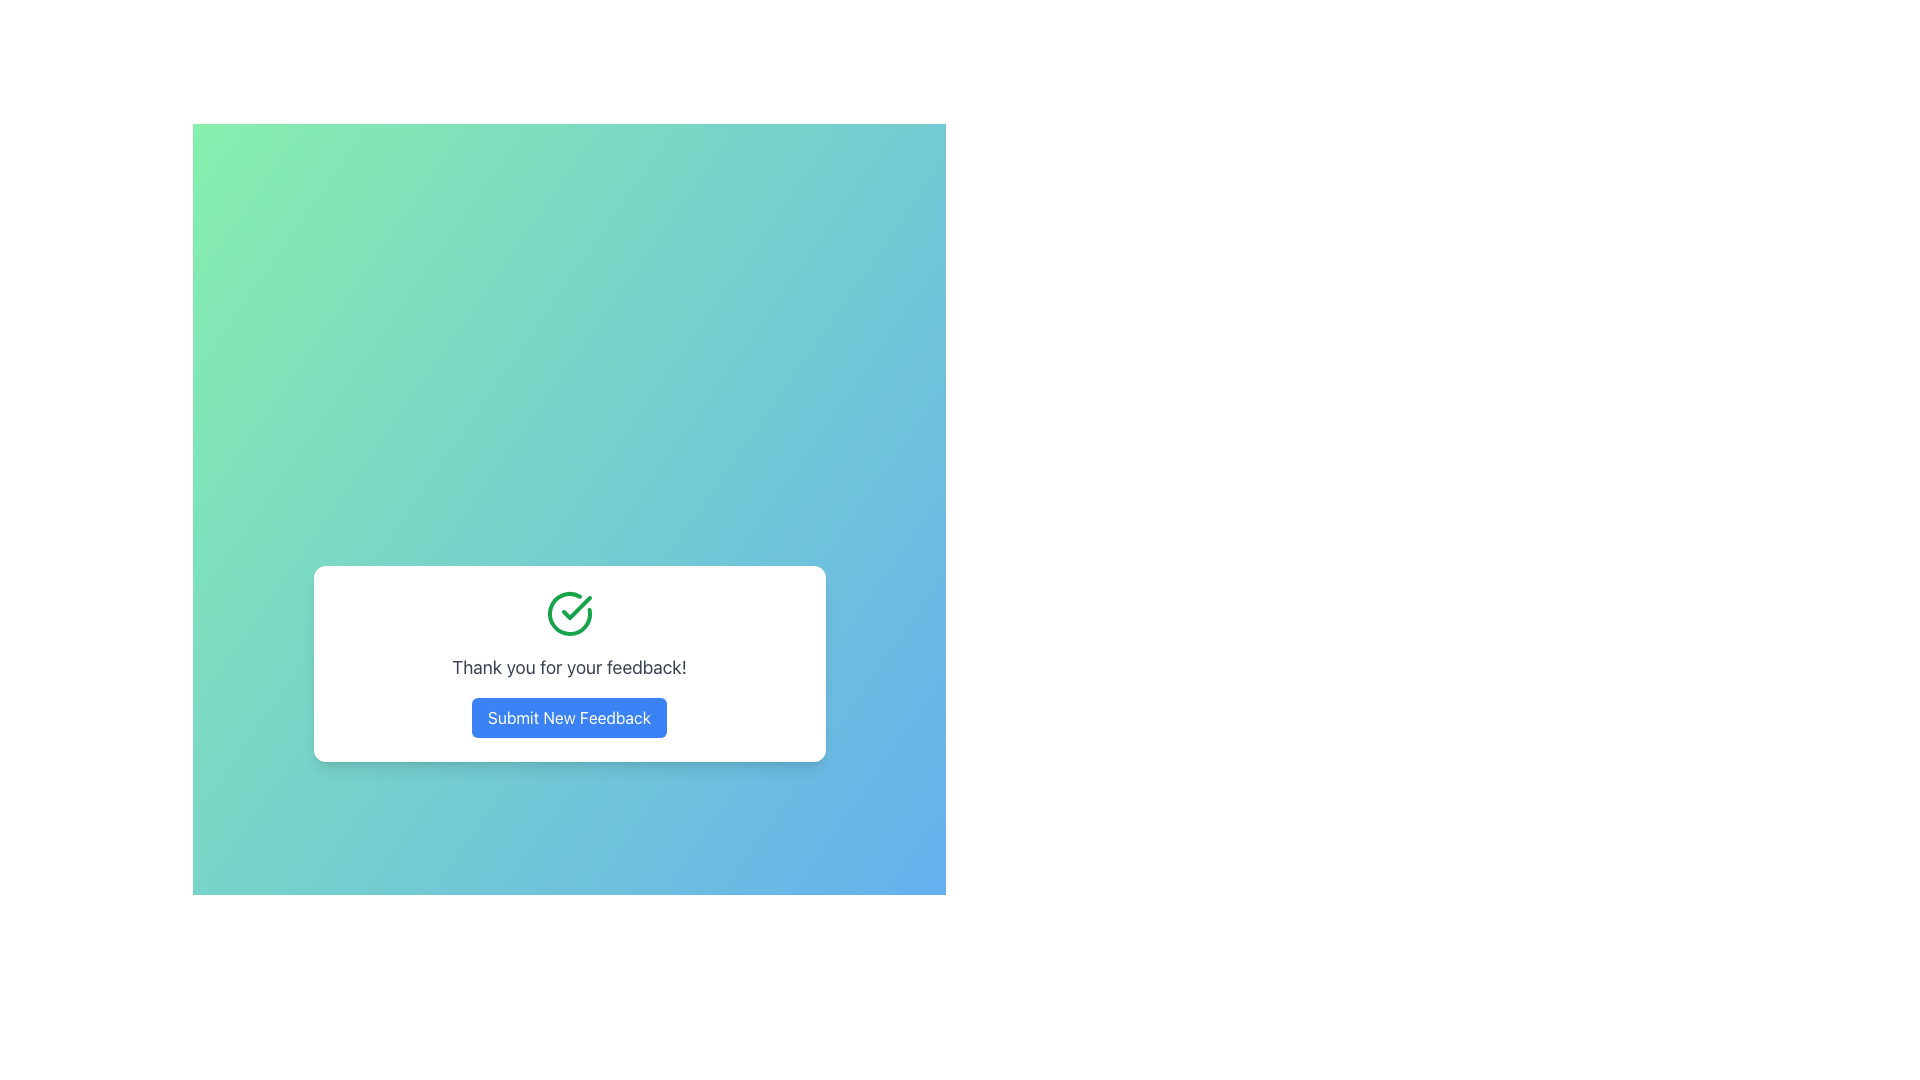 Image resolution: width=1920 pixels, height=1080 pixels. Describe the element at coordinates (575, 607) in the screenshot. I see `the green checkmark icon within the SVG graphic that is part of the user feedback confirmation UI, located at the center-top of the card containing a 'Thank you for your feedback!' message` at that location.